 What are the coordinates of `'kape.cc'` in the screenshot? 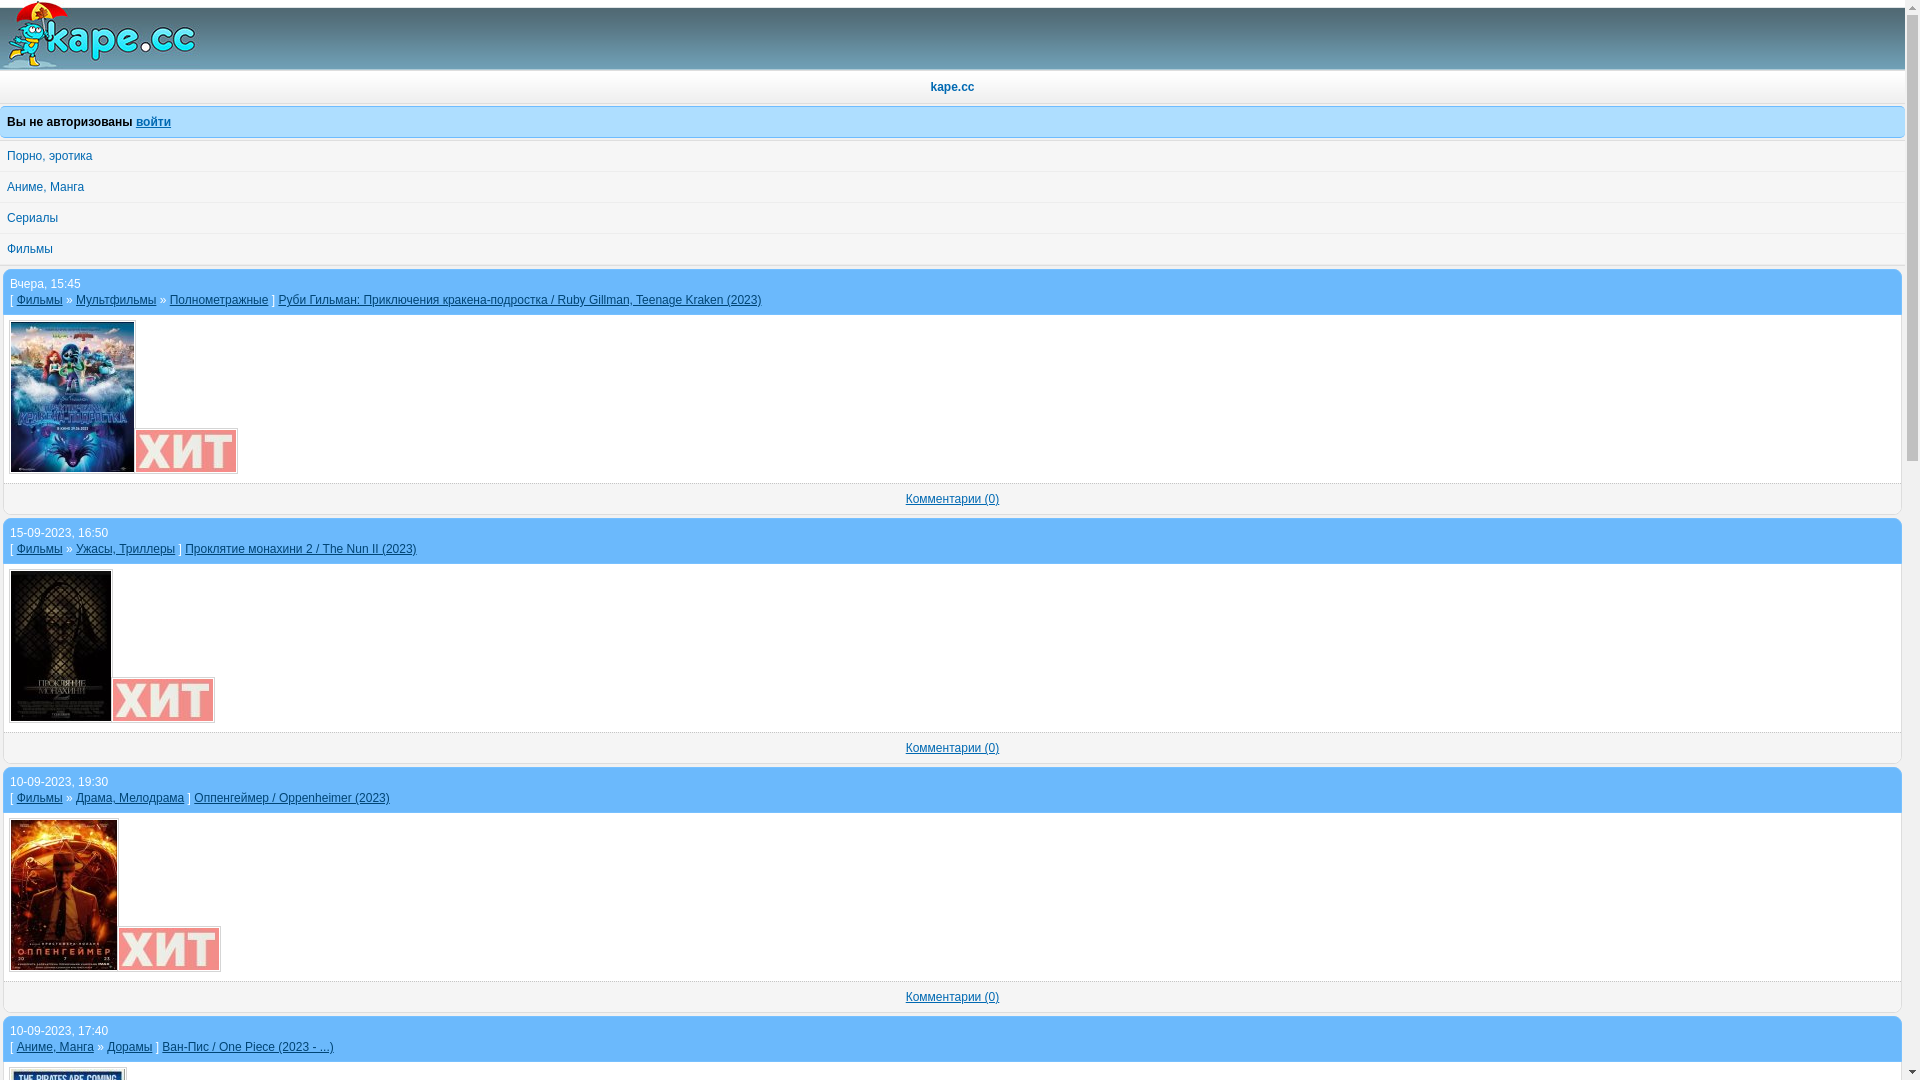 It's located at (950, 86).